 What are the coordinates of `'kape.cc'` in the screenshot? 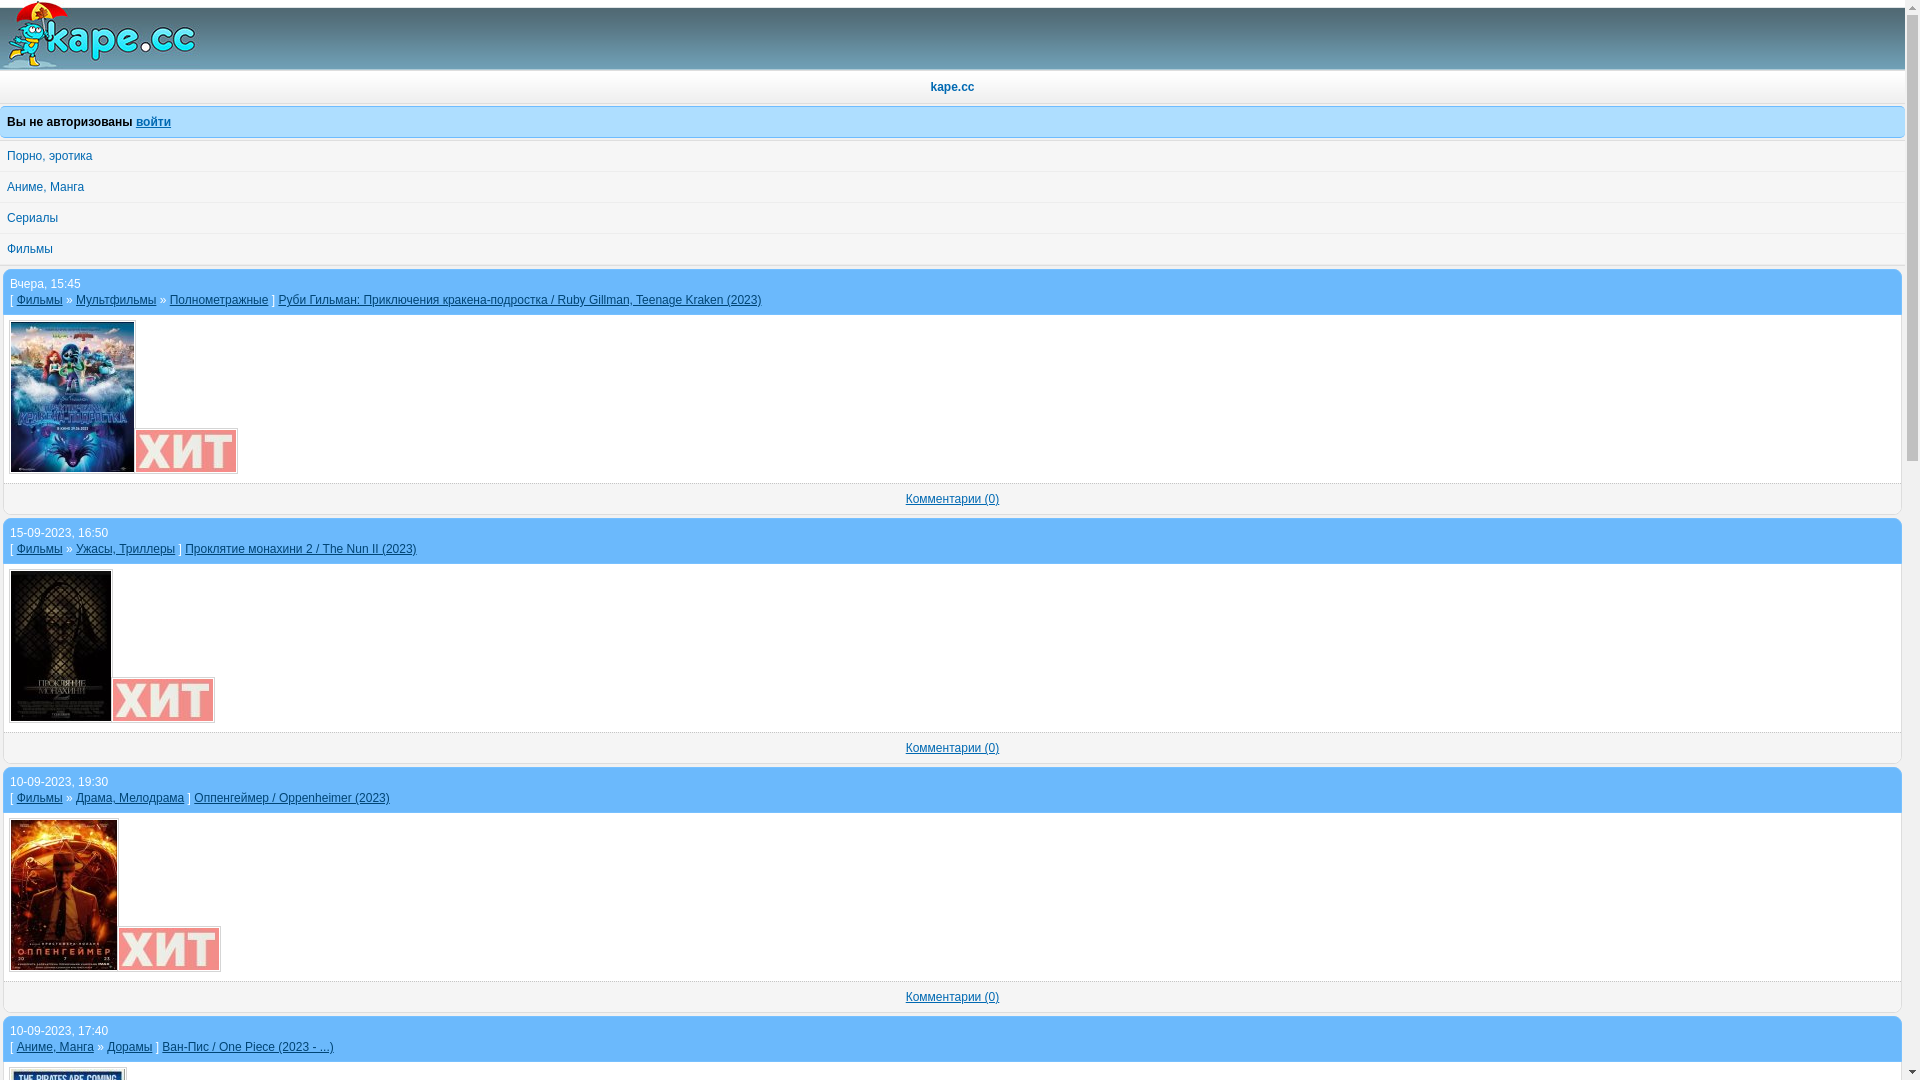 It's located at (950, 86).